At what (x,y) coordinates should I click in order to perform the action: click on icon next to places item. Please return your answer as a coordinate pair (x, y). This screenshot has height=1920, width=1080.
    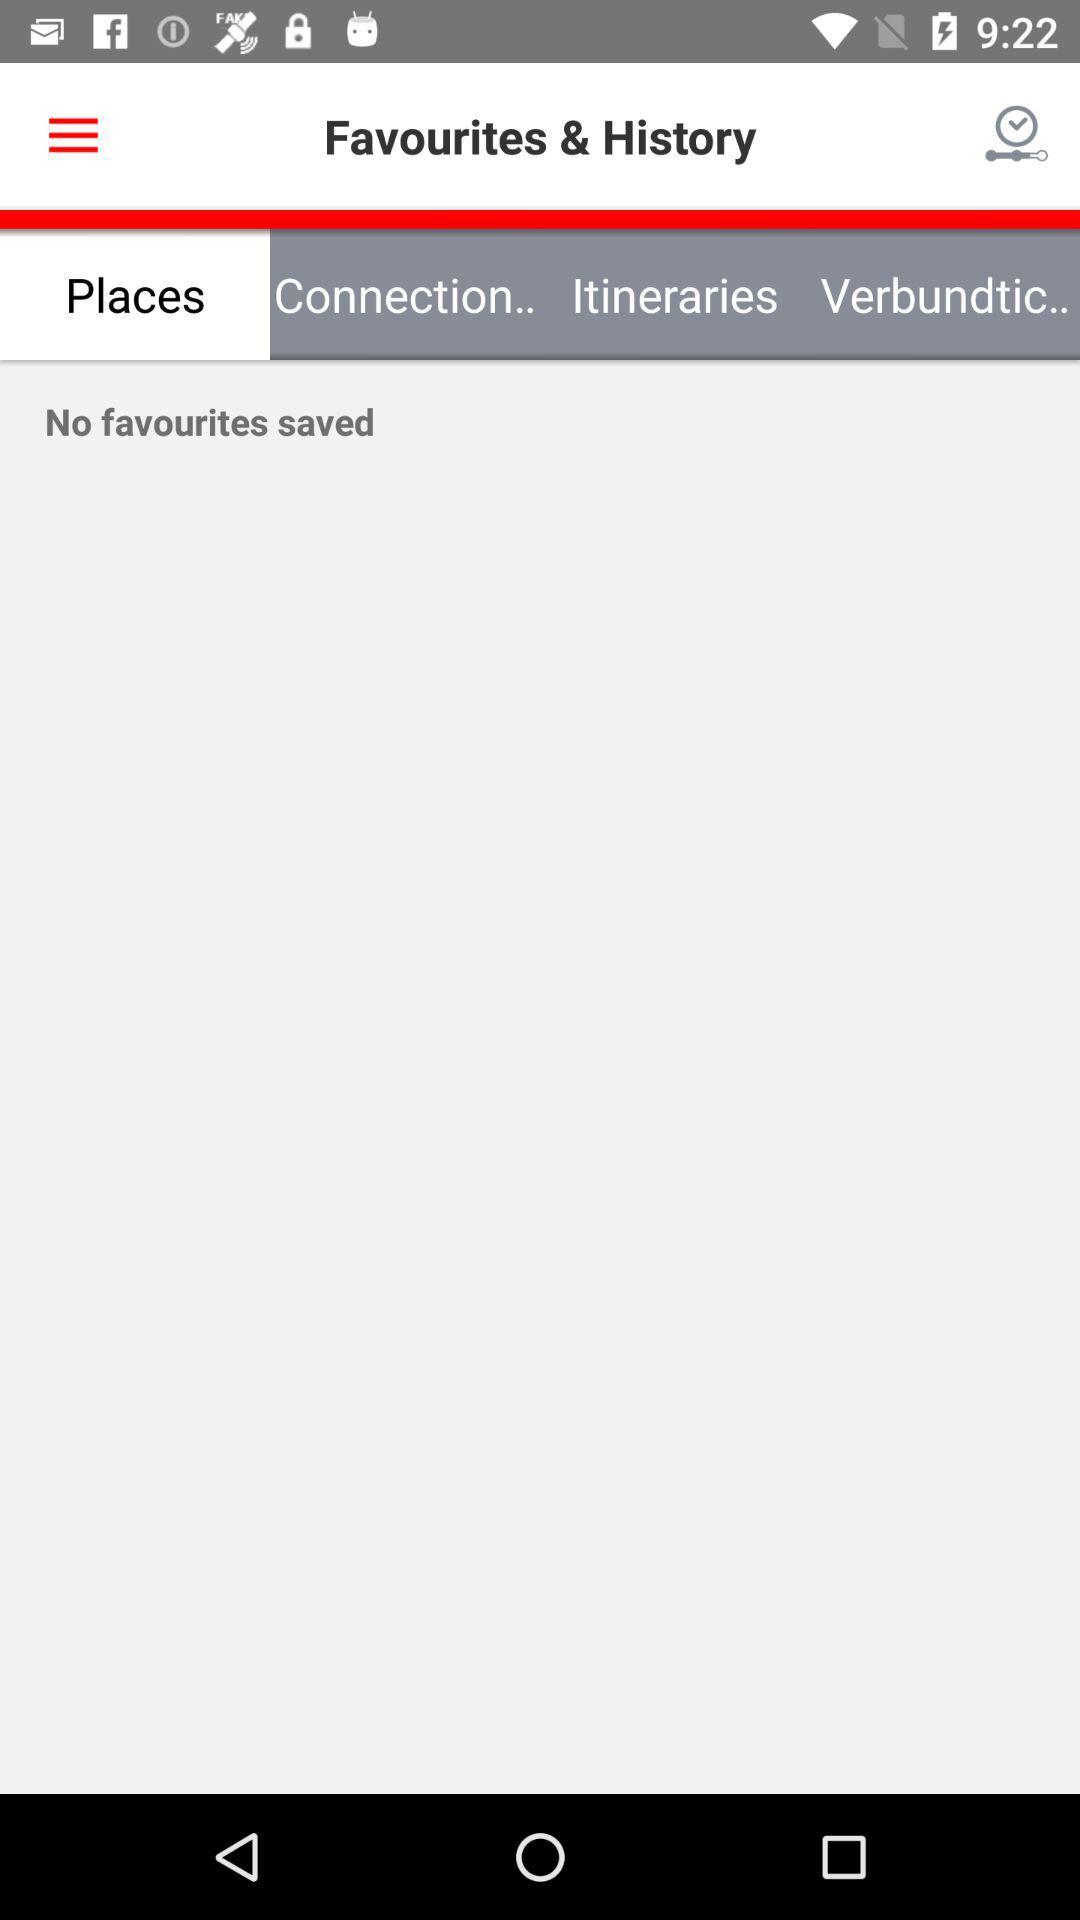
    Looking at the image, I should click on (405, 293).